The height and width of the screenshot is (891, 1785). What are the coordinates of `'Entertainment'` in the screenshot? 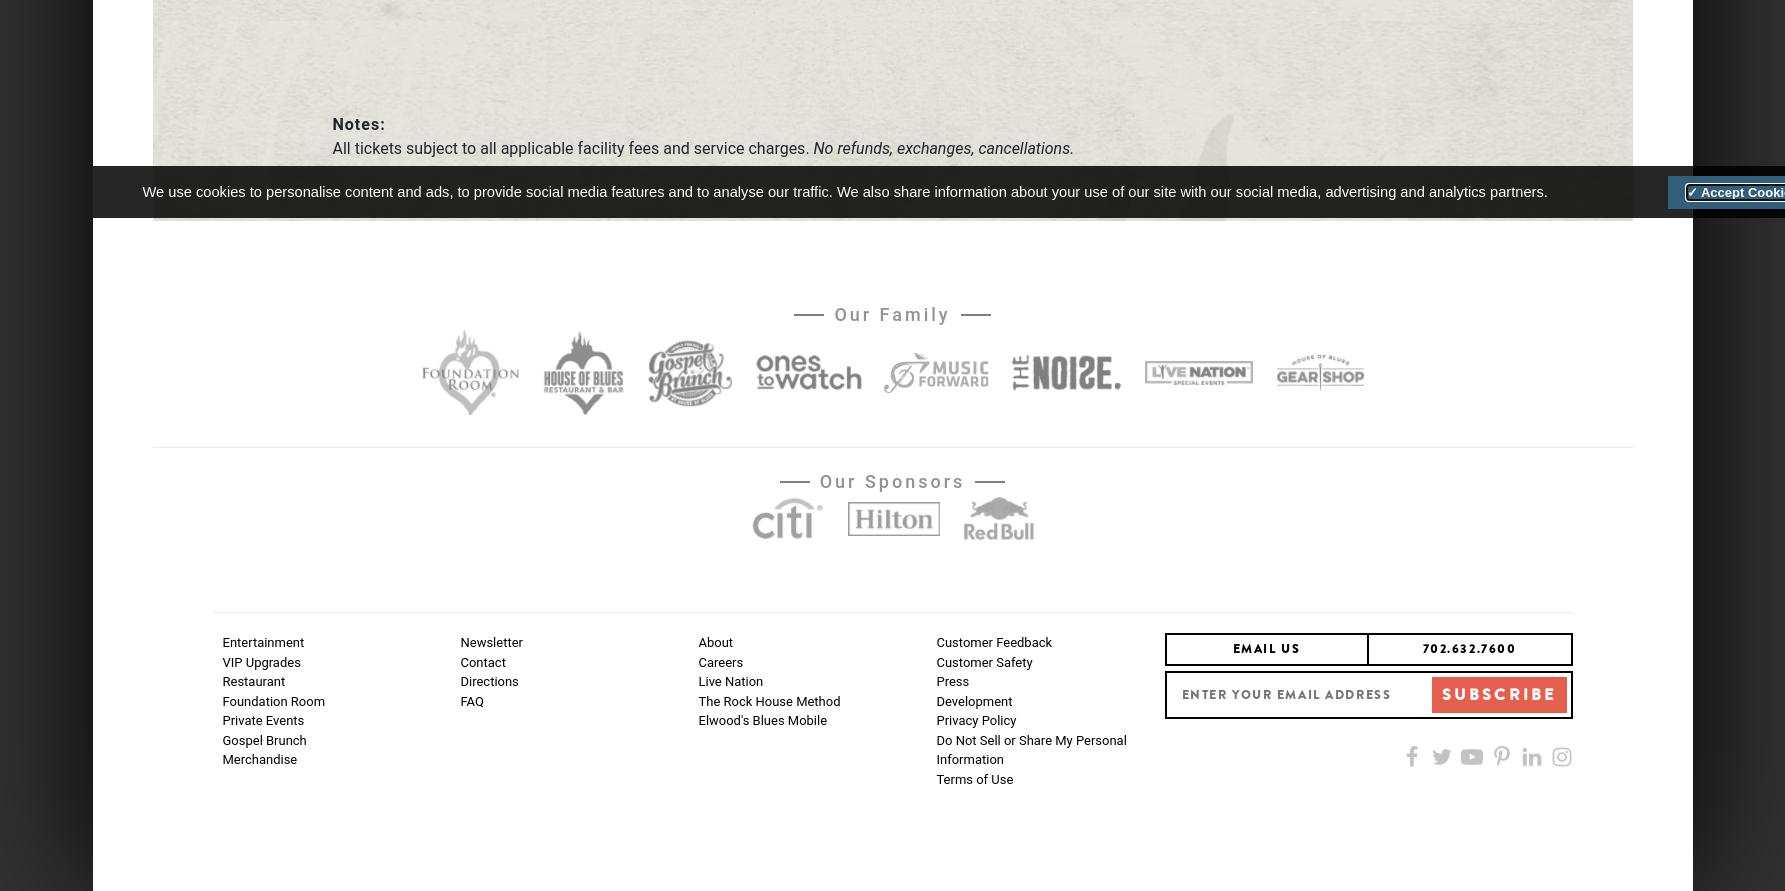 It's located at (262, 641).